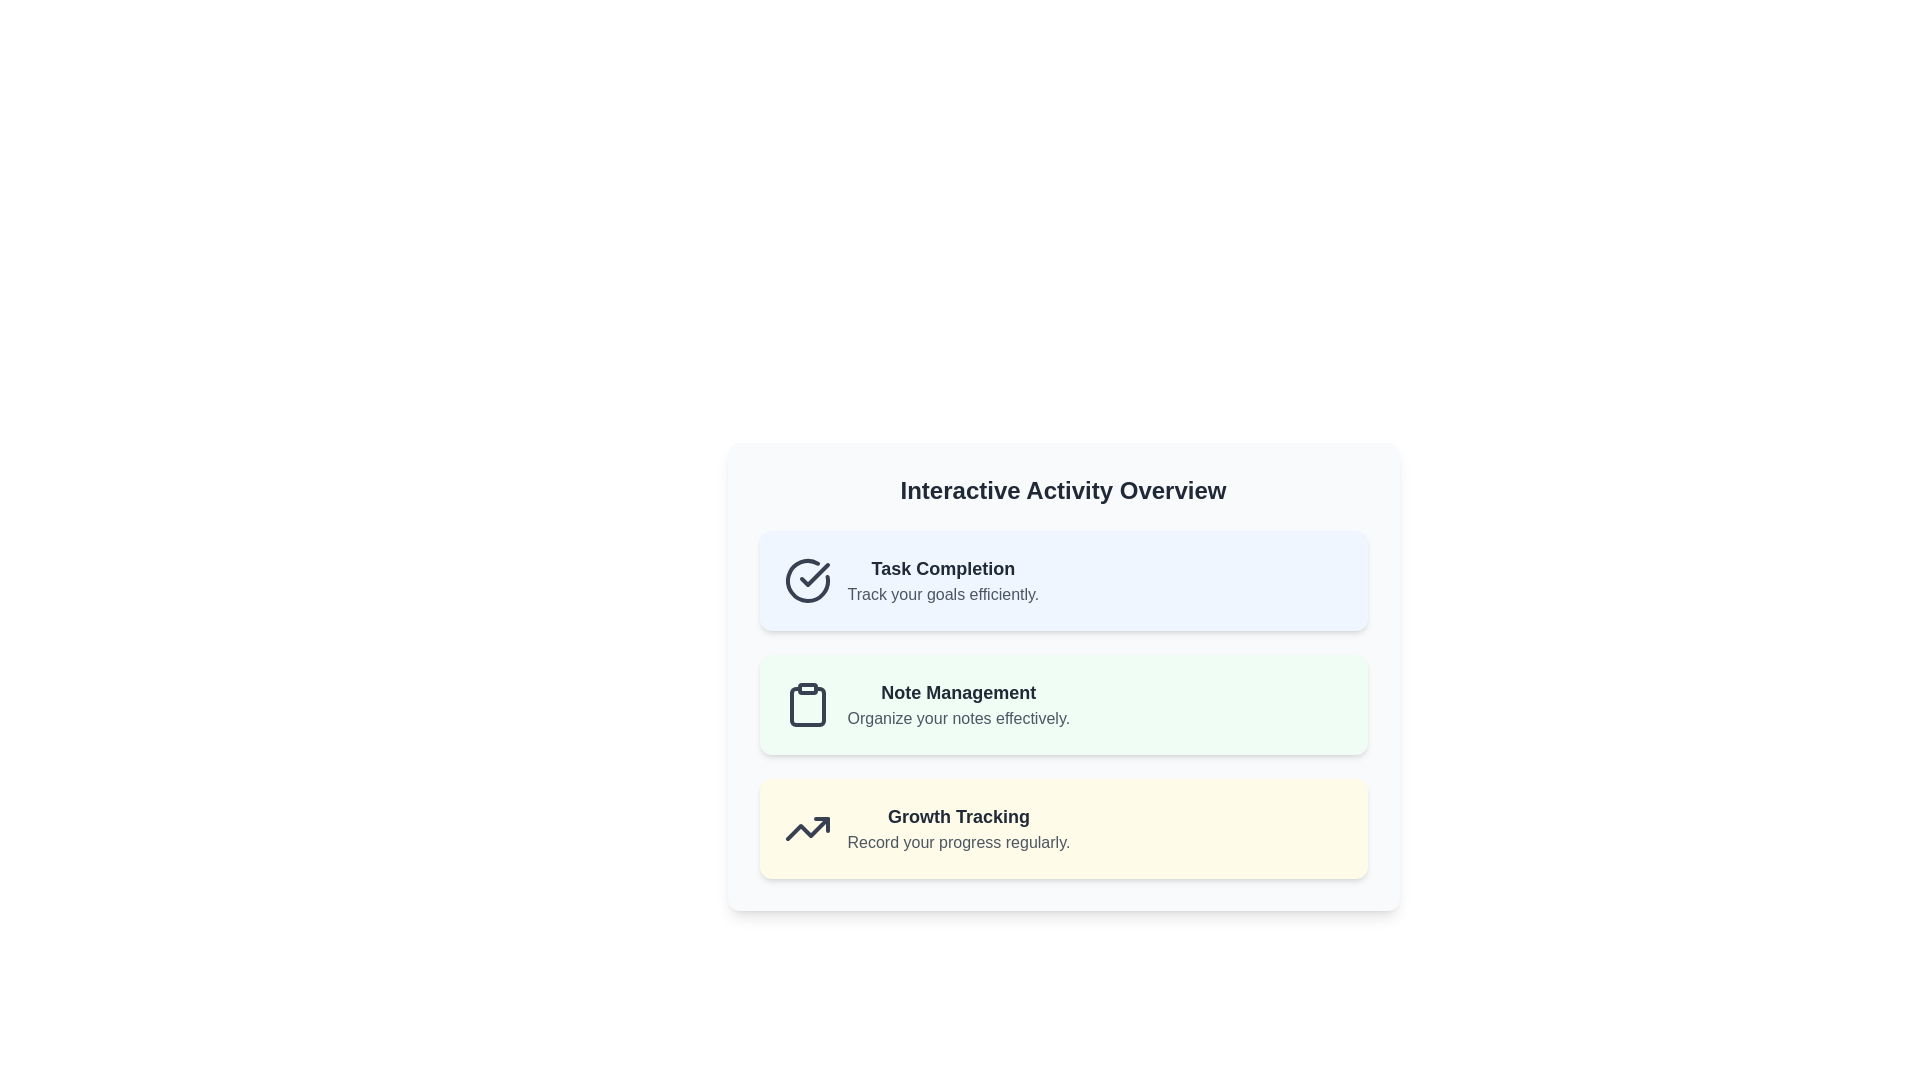  Describe the element at coordinates (807, 704) in the screenshot. I see `the clipboard icon with a dark gray color, located in the 'Note Management' section on a green background, positioned as the leftmost item within a vertically stacked layout of three cards` at that location.